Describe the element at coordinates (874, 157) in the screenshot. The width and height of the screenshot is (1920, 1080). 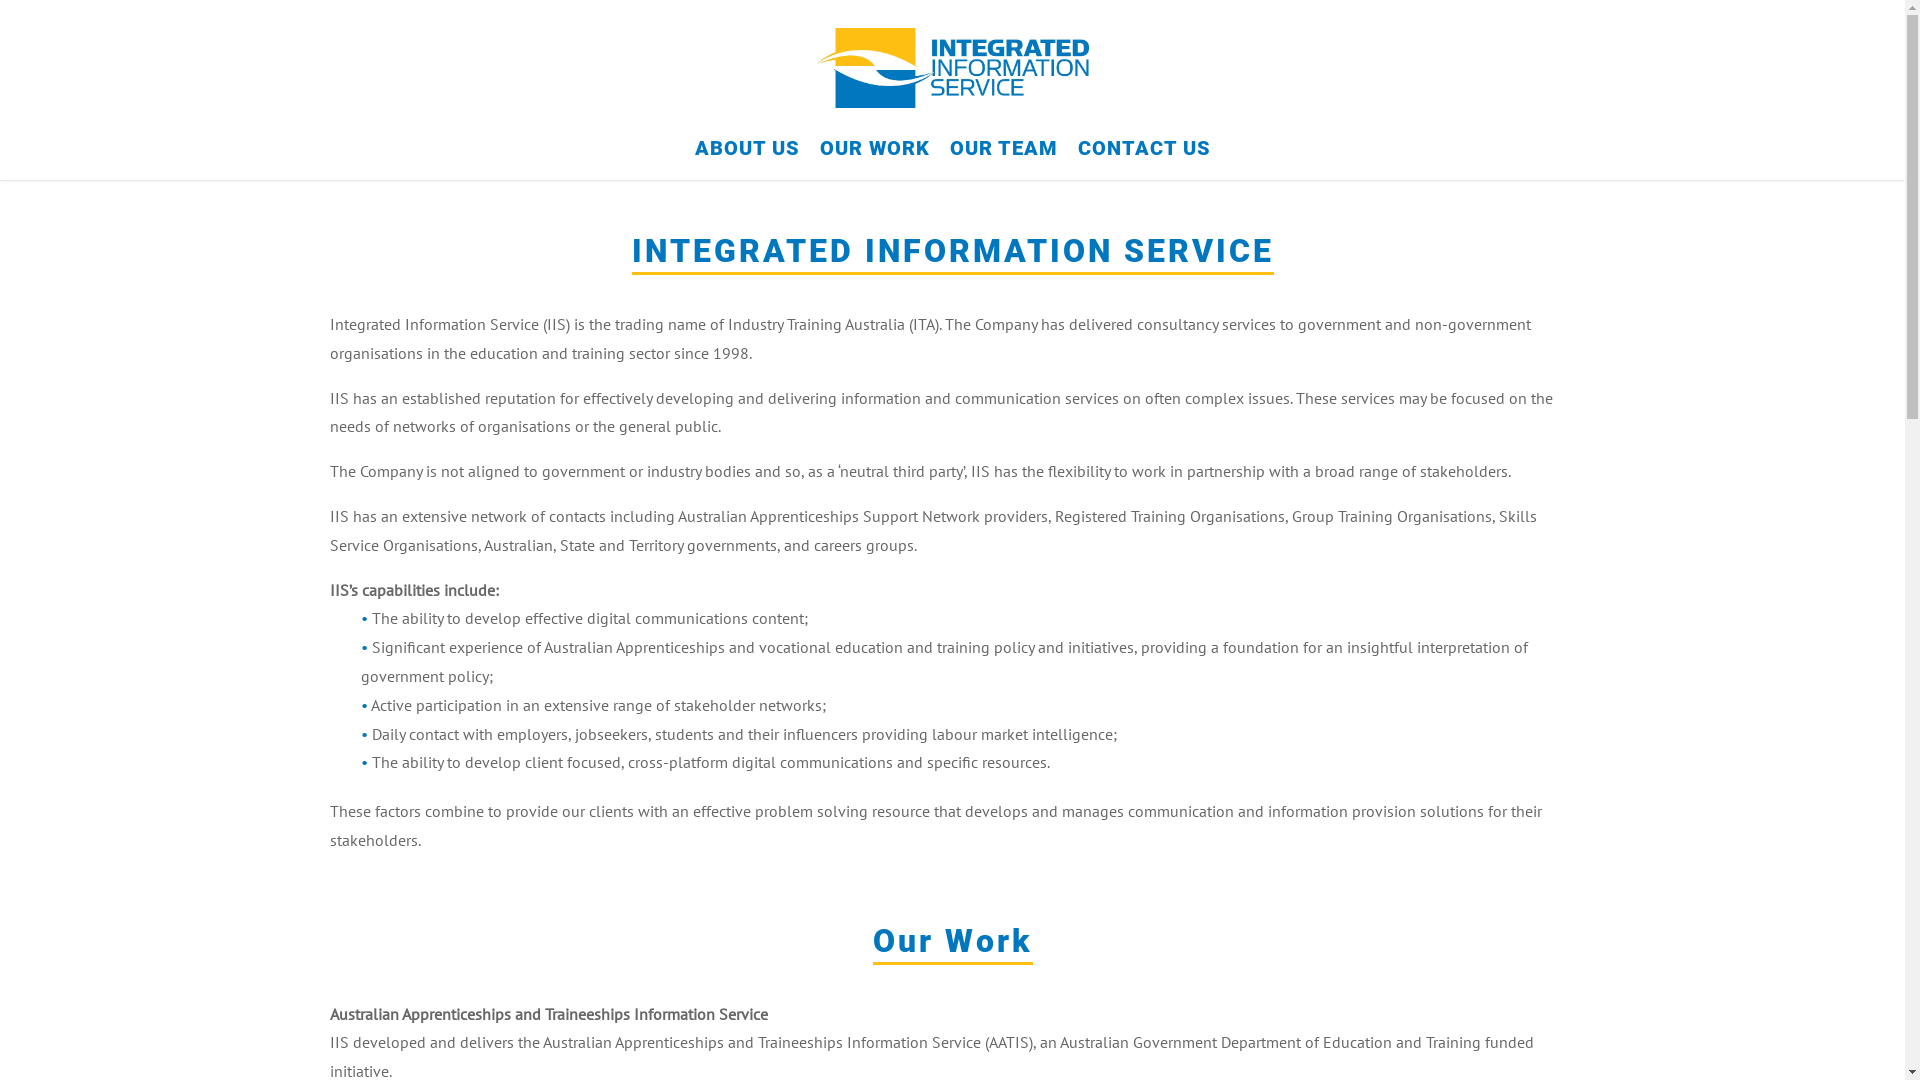
I see `'OUR WORK'` at that location.